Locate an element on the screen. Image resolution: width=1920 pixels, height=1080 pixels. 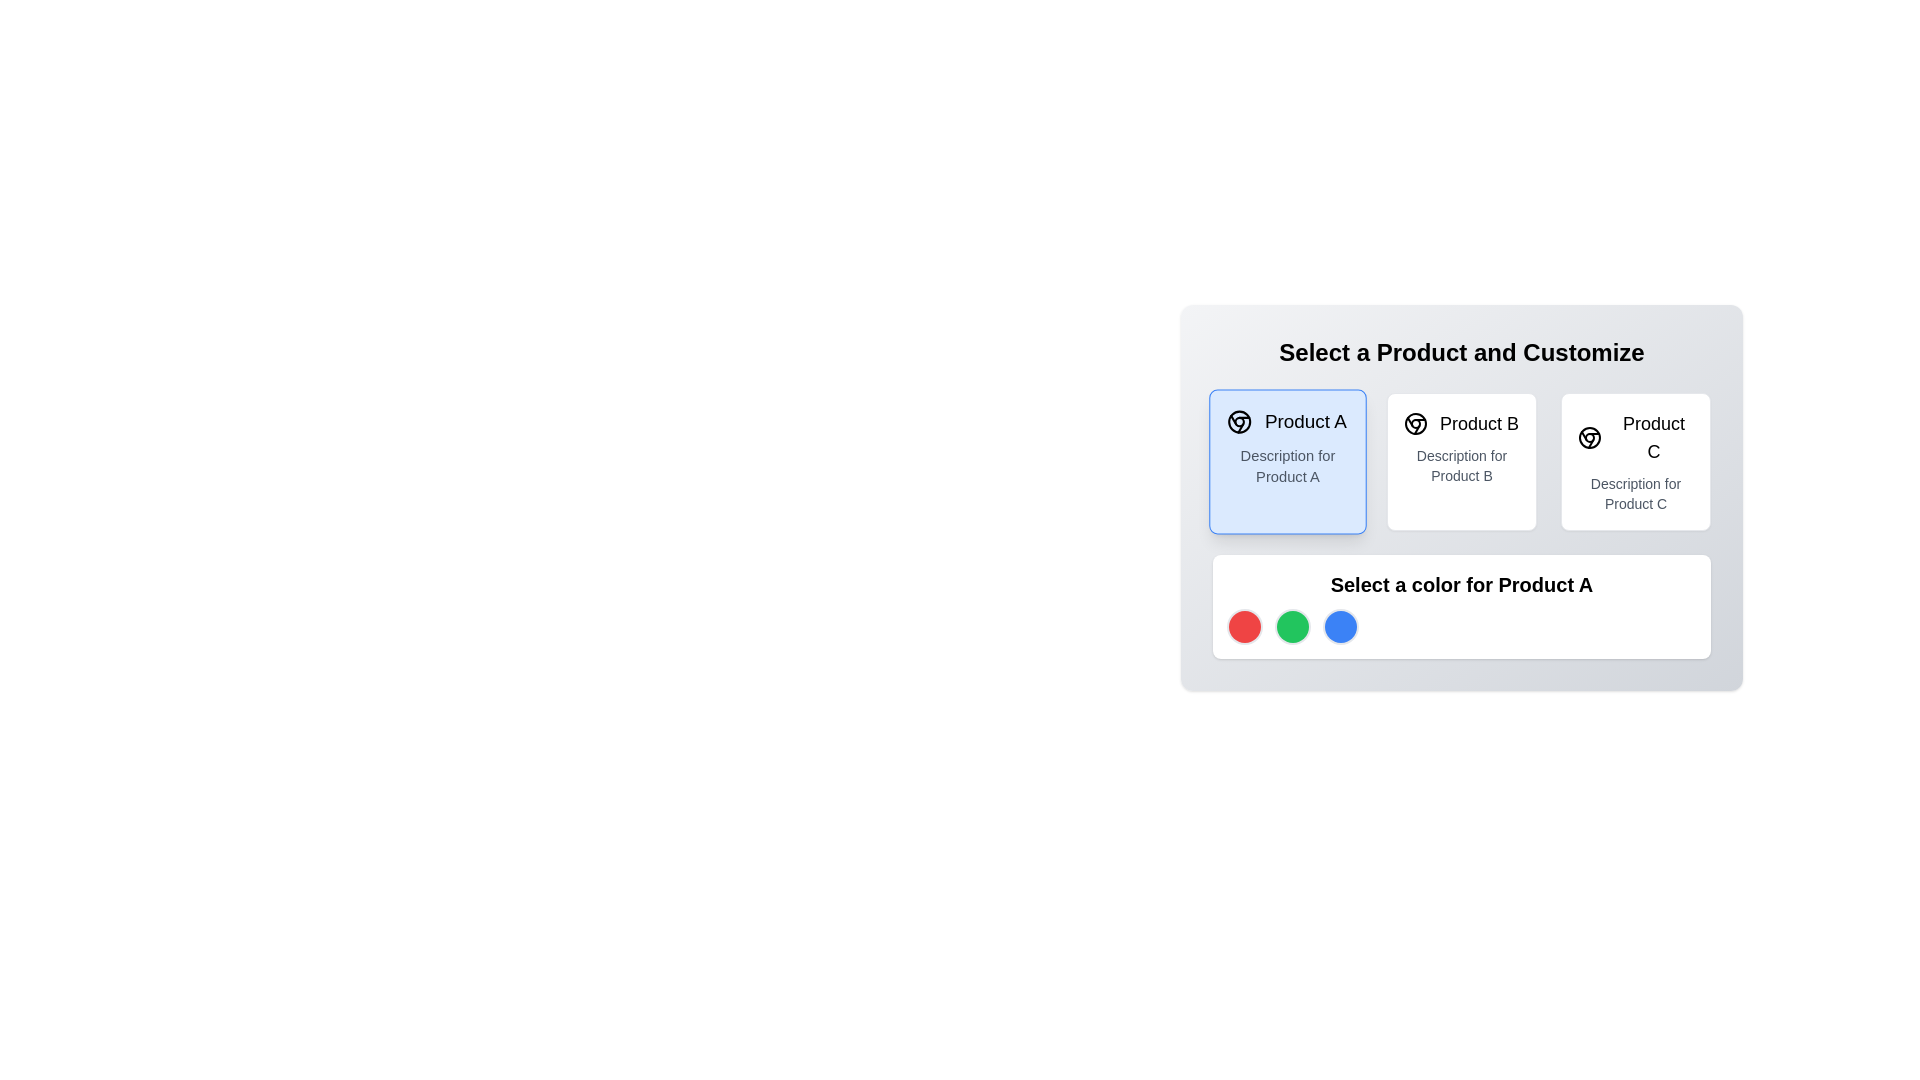
the circular icon styled in a black outline resembling a Chrome-like logo, located at the top-left corner of the 'Product B' card, adjacent to the text 'Product B' is located at coordinates (1415, 423).